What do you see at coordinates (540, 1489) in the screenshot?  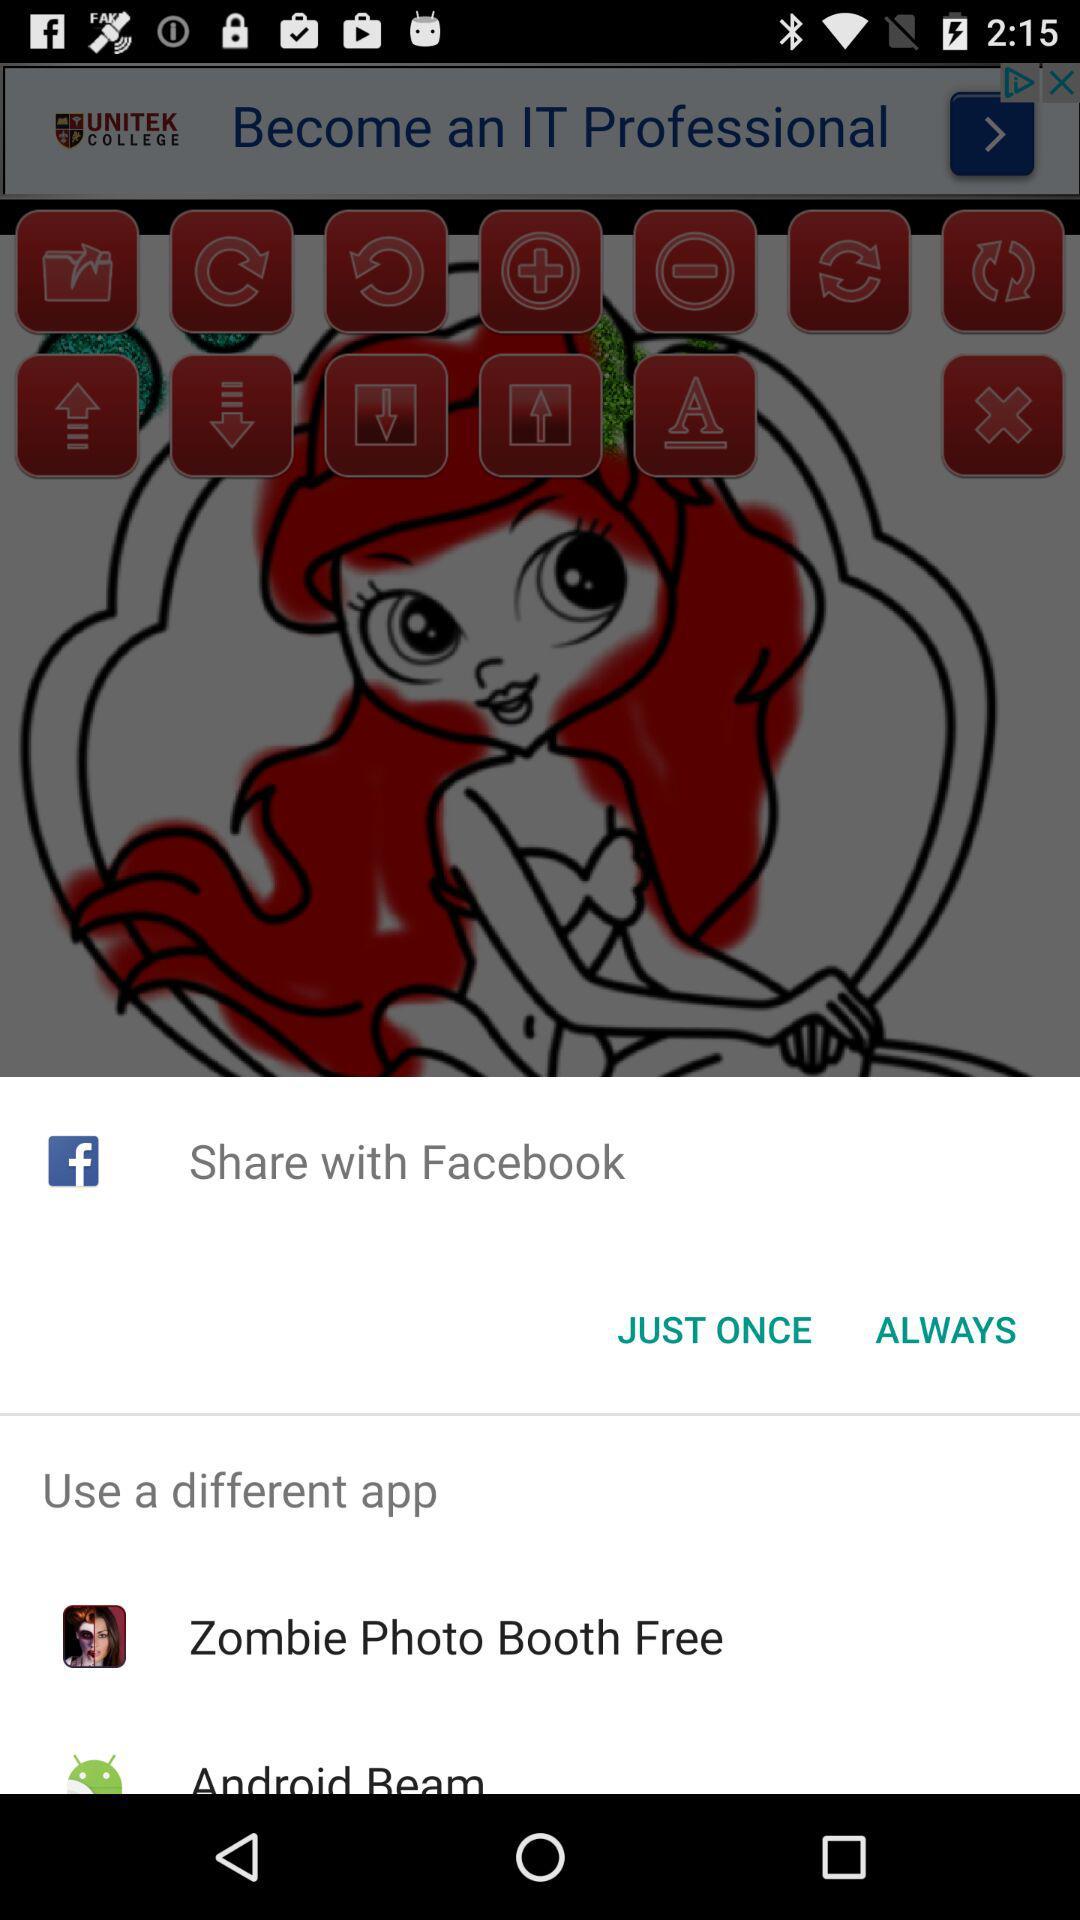 I see `use a different app` at bounding box center [540, 1489].